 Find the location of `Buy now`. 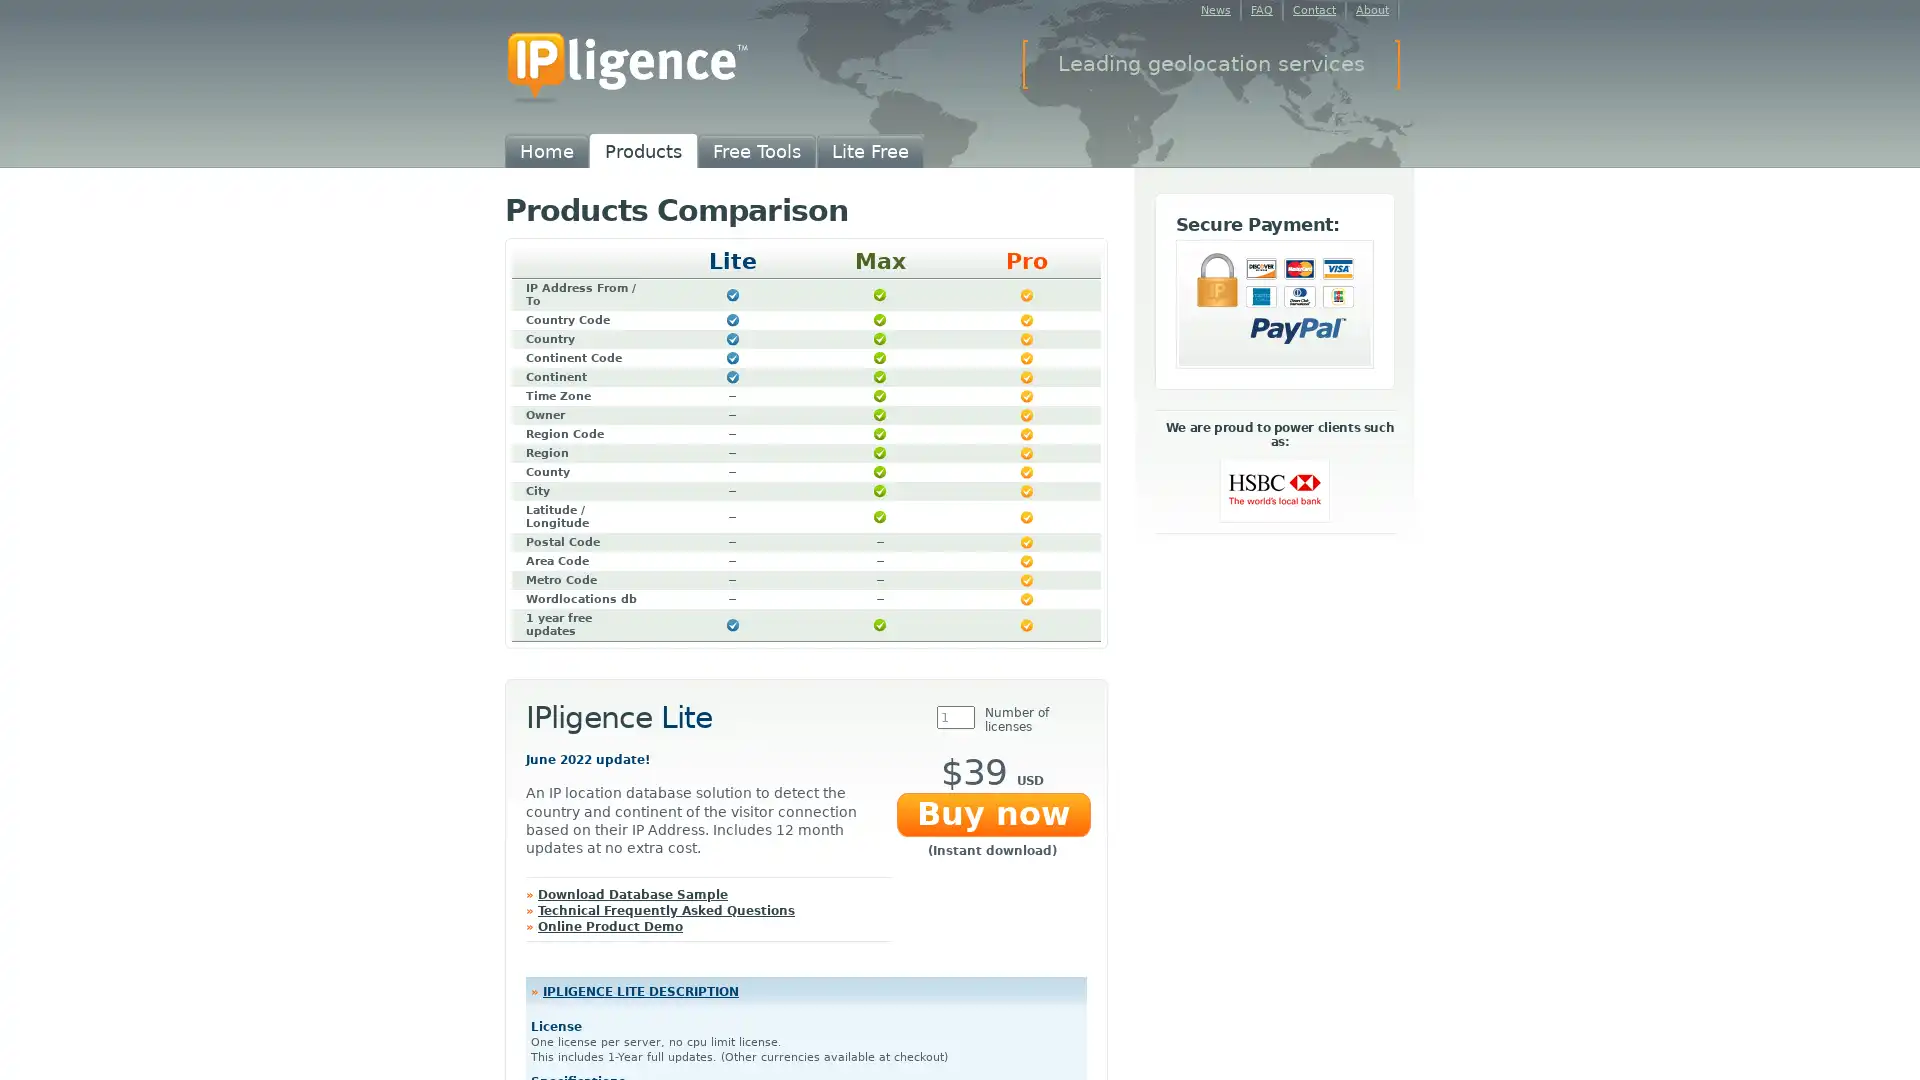

Buy now is located at coordinates (993, 815).